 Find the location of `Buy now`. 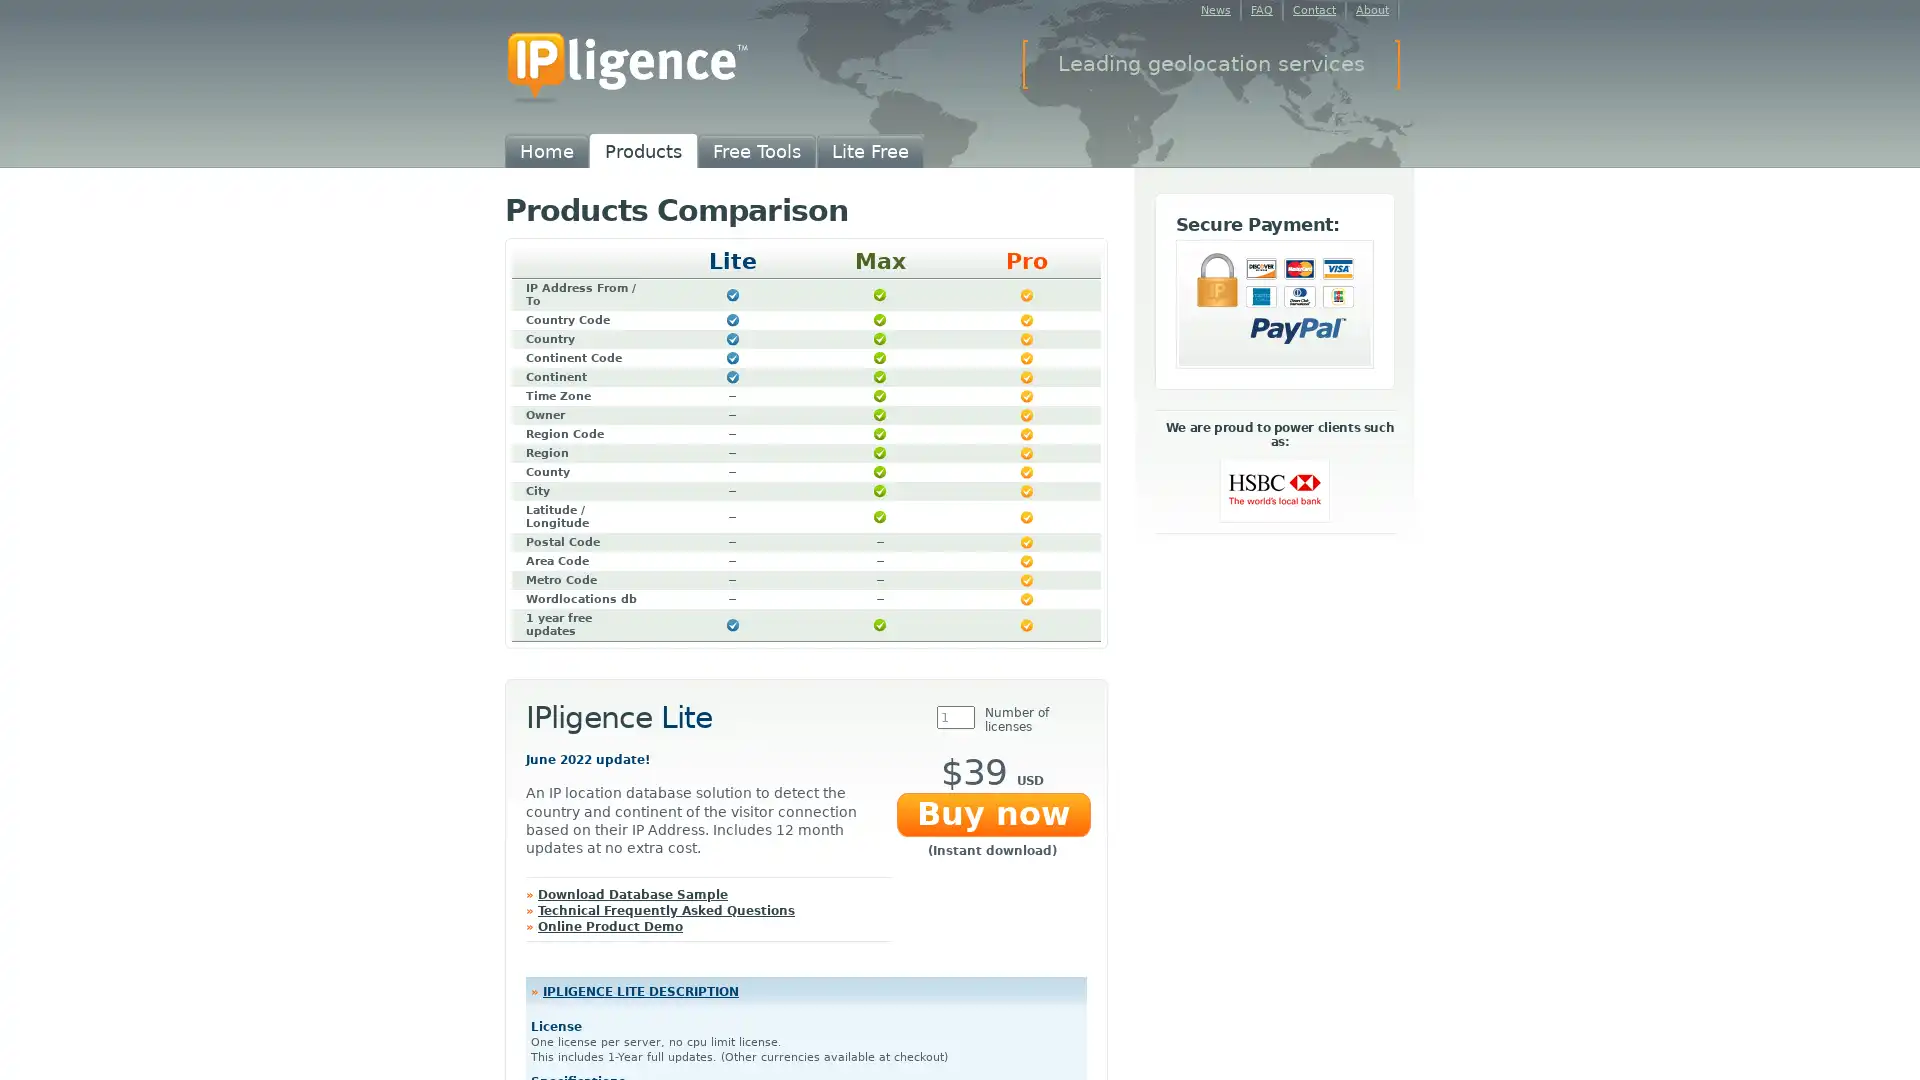

Buy now is located at coordinates (993, 815).